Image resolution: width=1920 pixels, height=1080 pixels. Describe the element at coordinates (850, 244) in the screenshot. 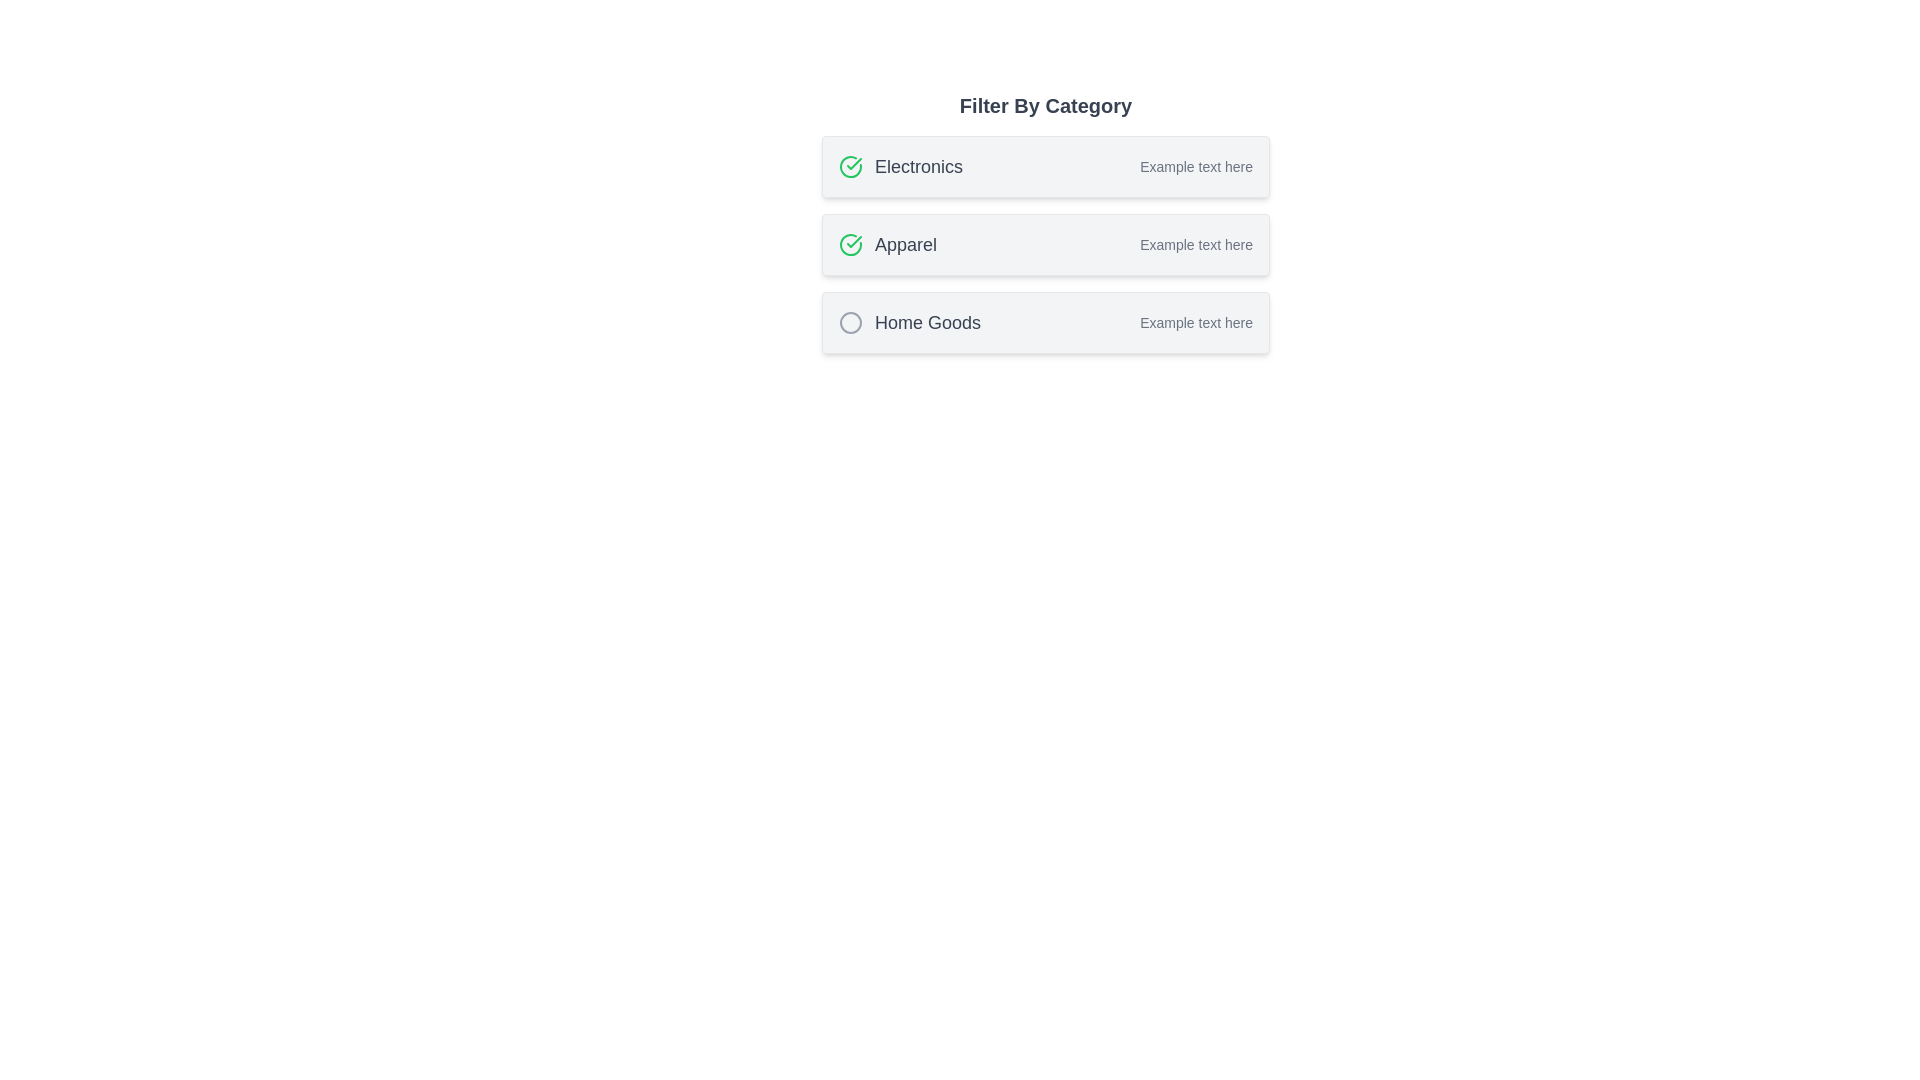

I see `the Indicator Icon (likely checkmark for selection) that marks the 'Apparel' category as chosen, located to the left of the text 'Apparel'` at that location.